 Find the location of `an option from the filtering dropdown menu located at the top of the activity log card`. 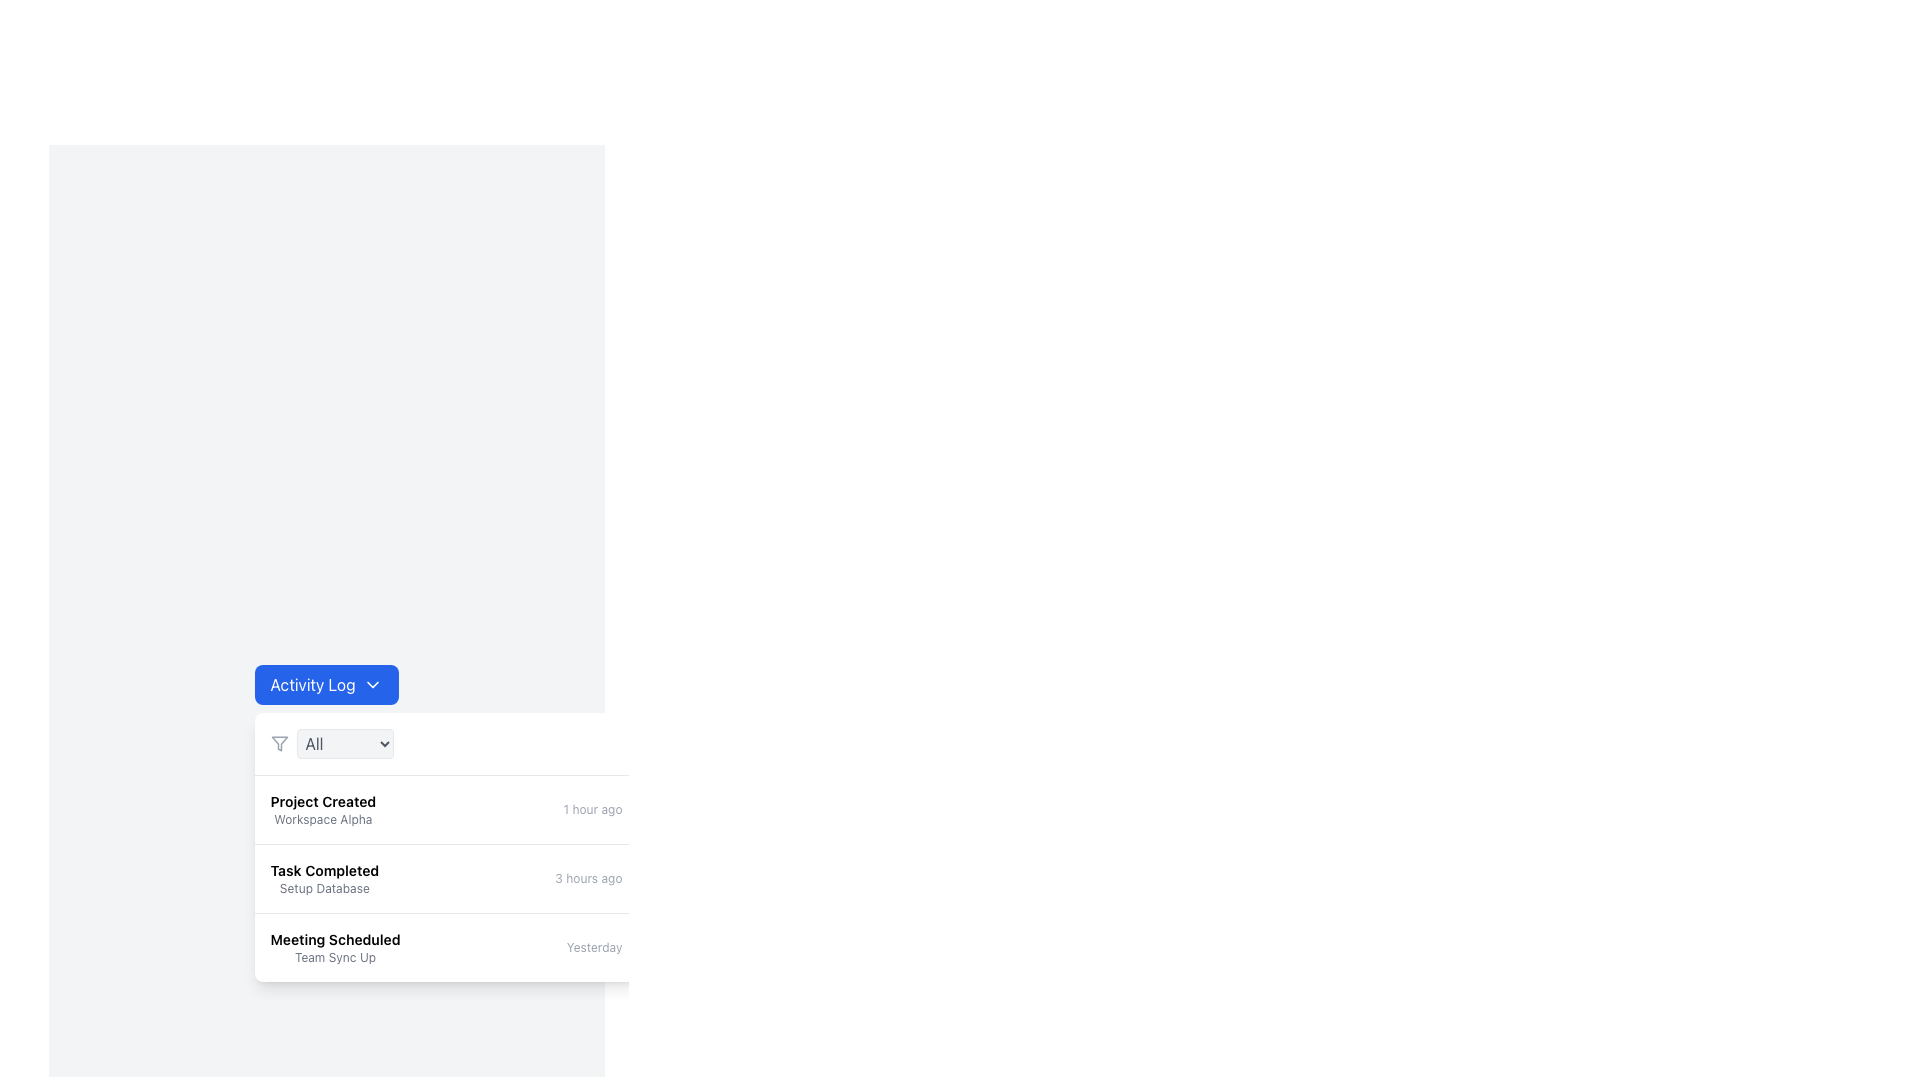

an option from the filtering dropdown menu located at the top of the activity log card is located at coordinates (445, 744).